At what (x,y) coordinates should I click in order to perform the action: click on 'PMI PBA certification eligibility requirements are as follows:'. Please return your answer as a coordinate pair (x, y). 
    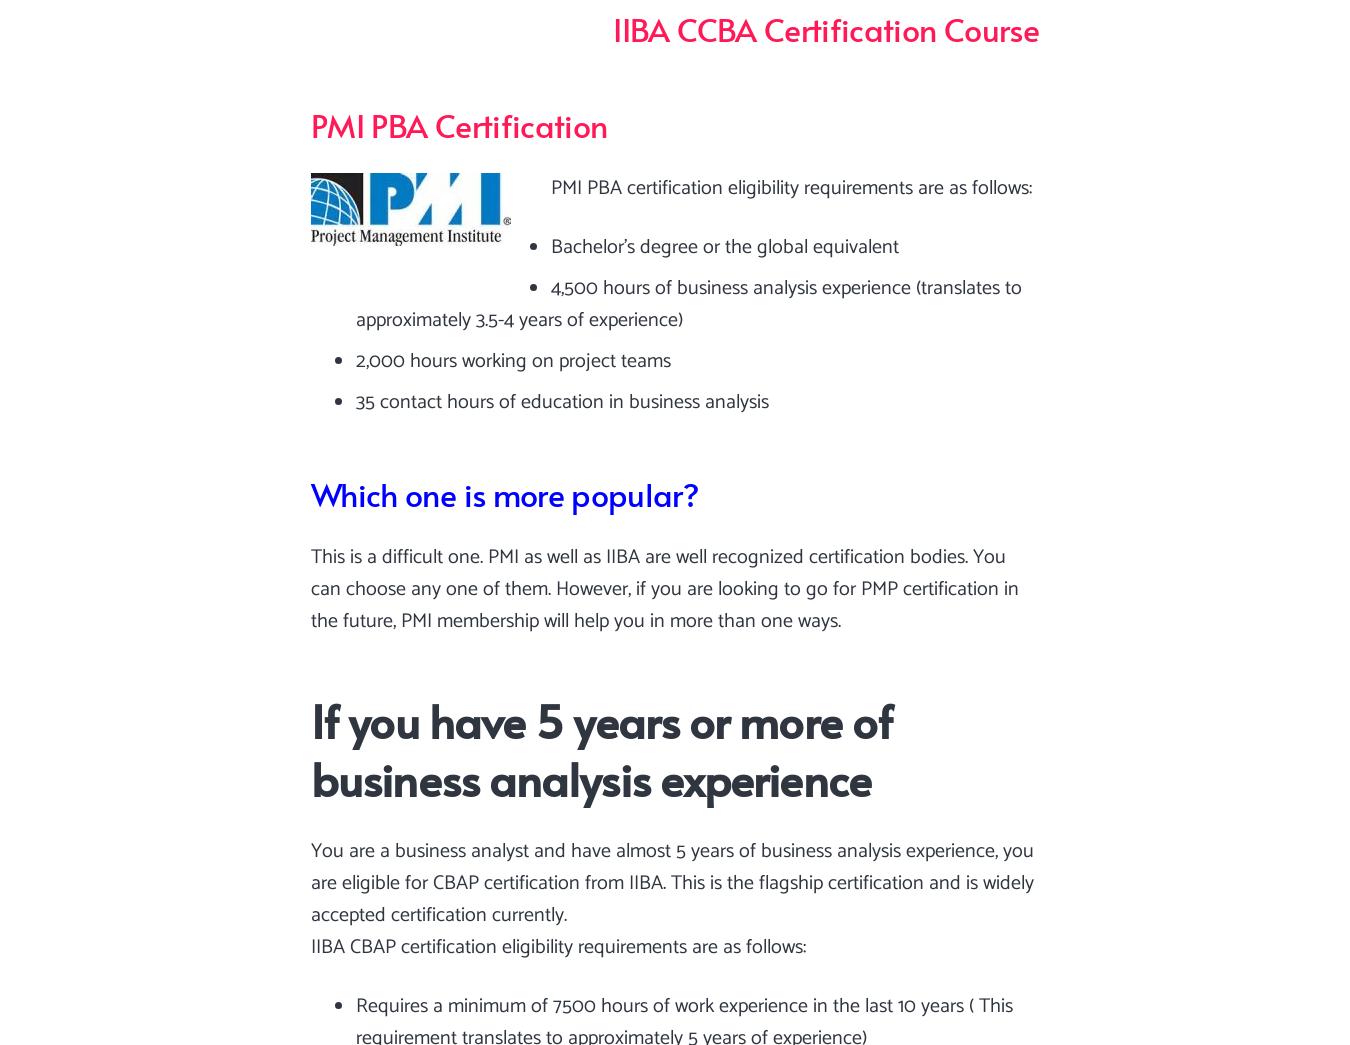
    Looking at the image, I should click on (791, 187).